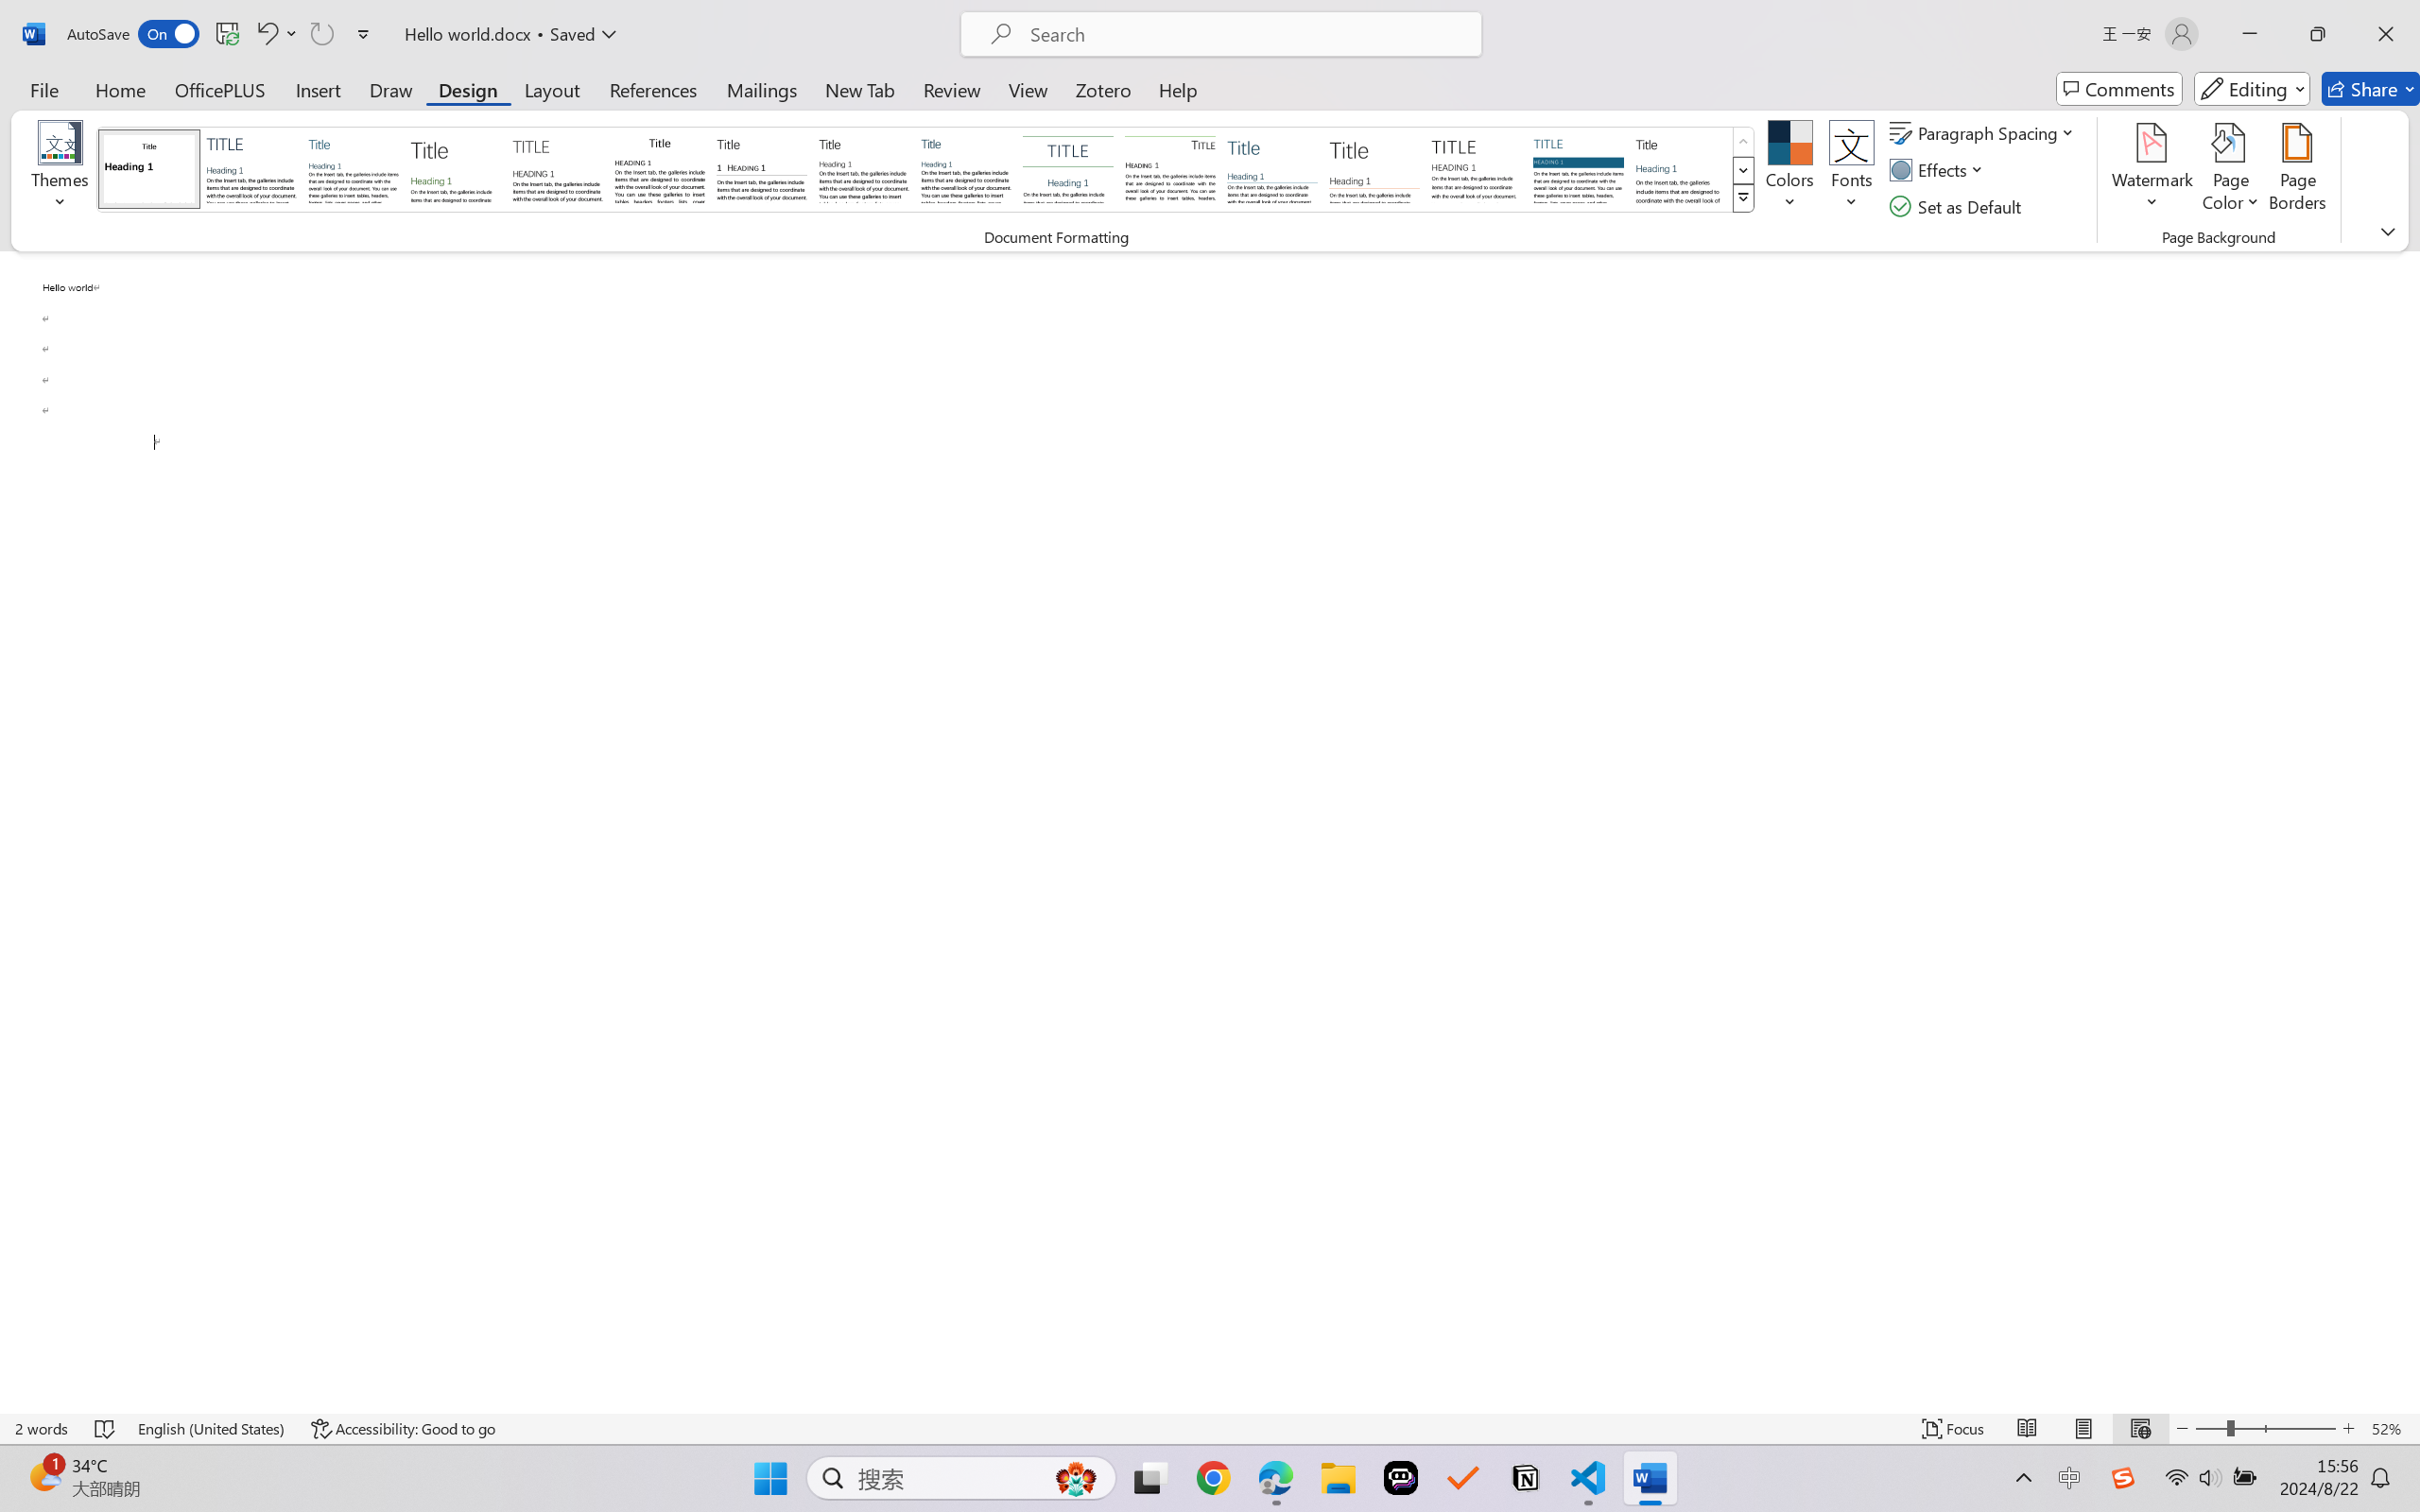  What do you see at coordinates (1789, 170) in the screenshot?
I see `'Colors'` at bounding box center [1789, 170].